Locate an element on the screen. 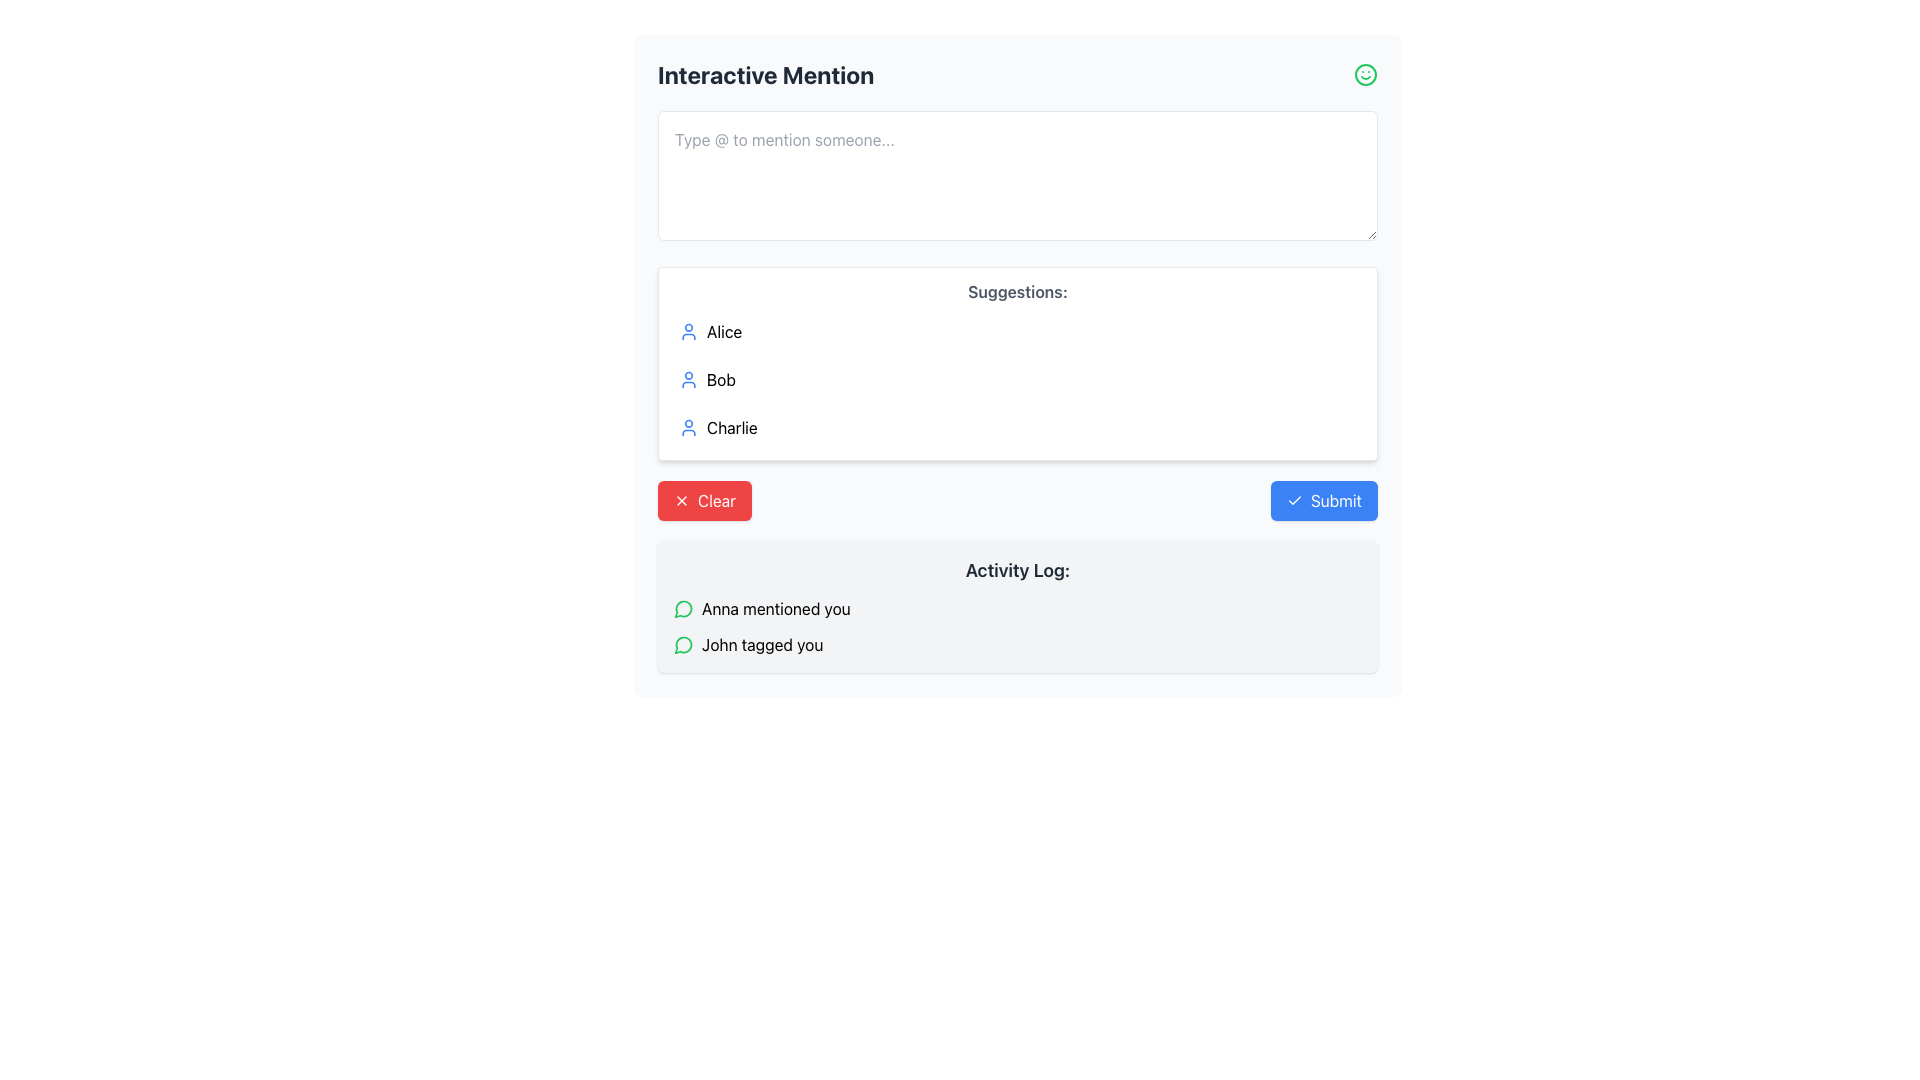  text of the Label (Heading) that categorizes the activity logs, positioned centrally above the activity items is located at coordinates (1017, 570).